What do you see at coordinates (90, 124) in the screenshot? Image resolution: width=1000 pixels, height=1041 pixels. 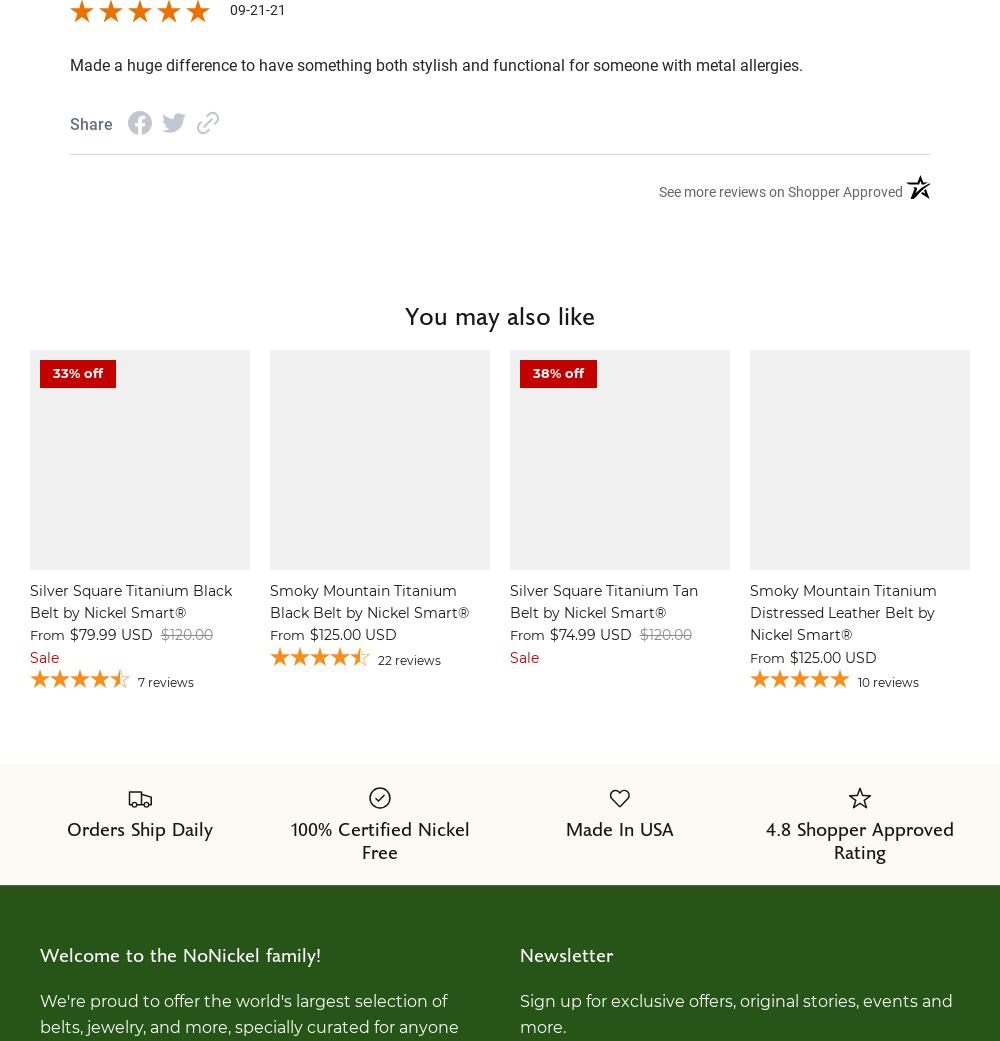 I see `'Share'` at bounding box center [90, 124].